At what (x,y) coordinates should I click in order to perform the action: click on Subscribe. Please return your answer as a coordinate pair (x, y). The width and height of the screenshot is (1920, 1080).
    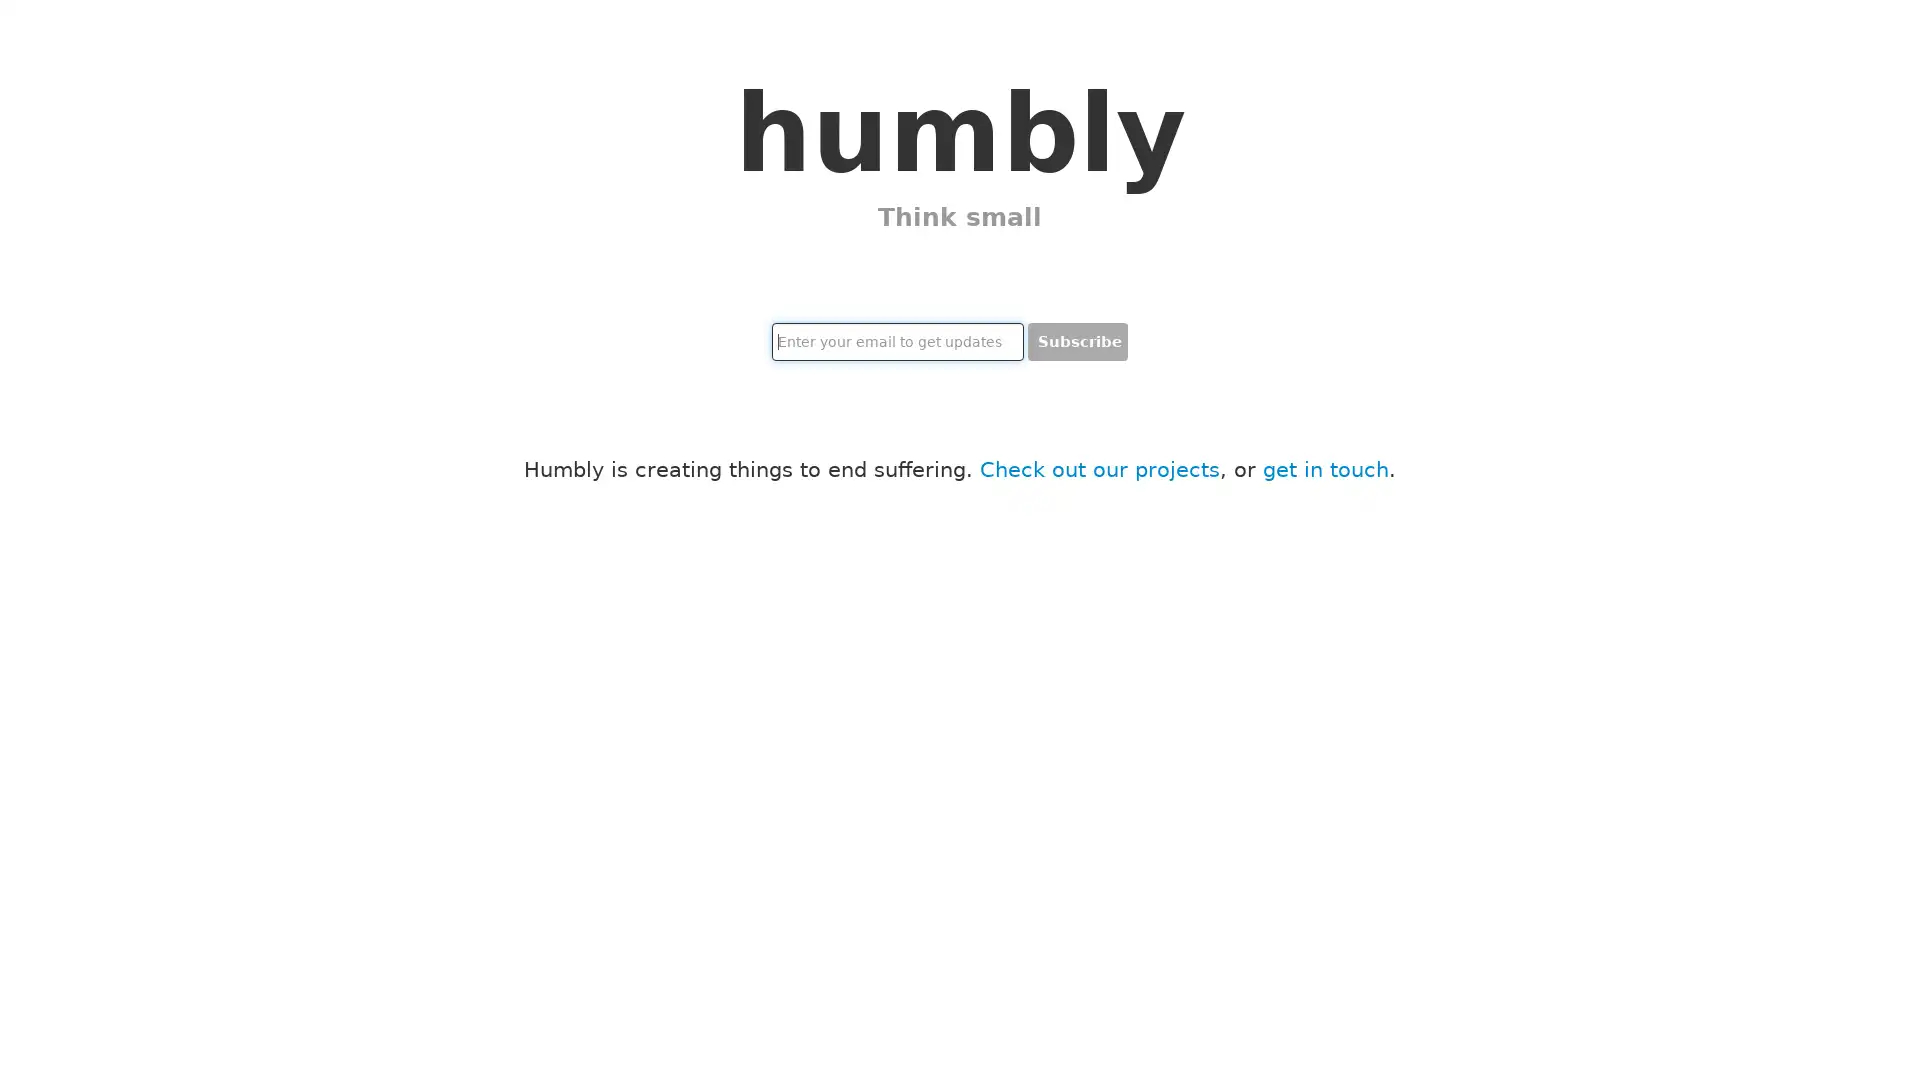
    Looking at the image, I should click on (1077, 341).